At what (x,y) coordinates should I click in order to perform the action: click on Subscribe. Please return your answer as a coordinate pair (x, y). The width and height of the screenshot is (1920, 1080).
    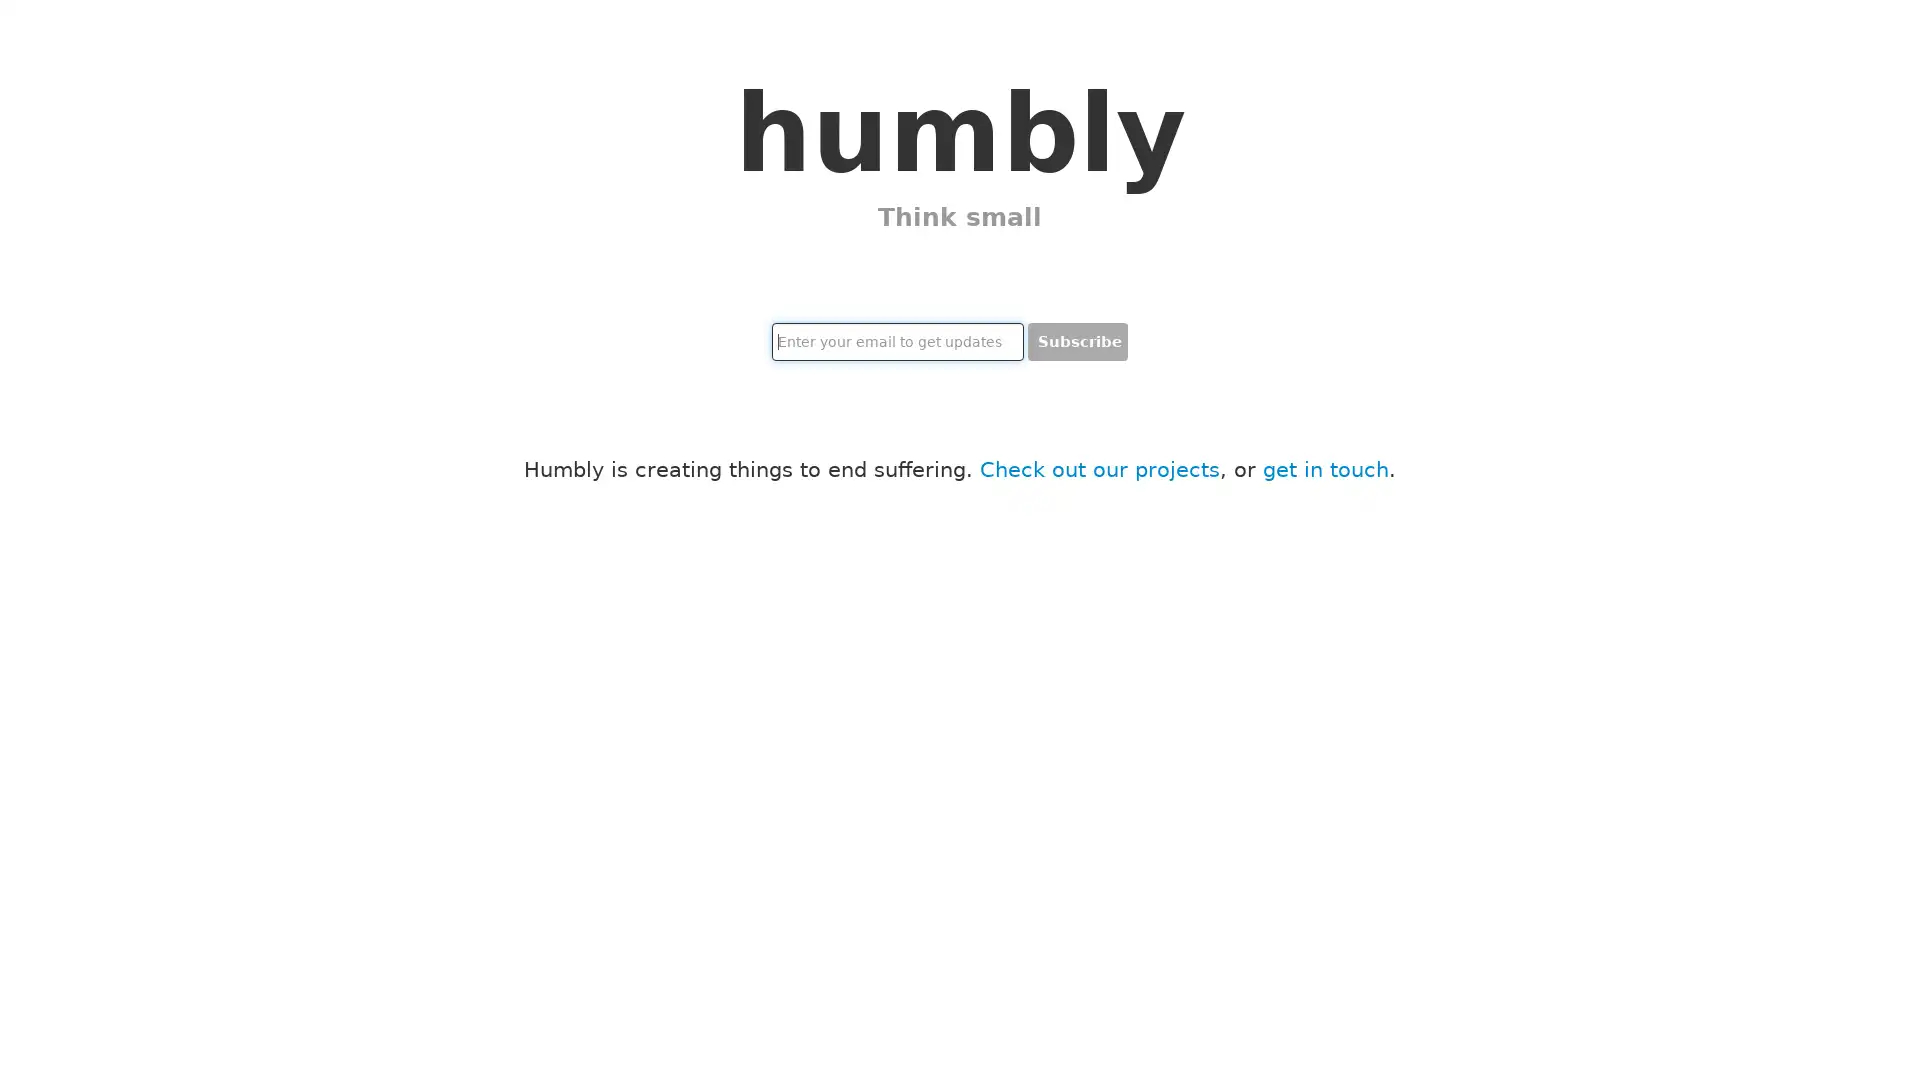
    Looking at the image, I should click on (1077, 341).